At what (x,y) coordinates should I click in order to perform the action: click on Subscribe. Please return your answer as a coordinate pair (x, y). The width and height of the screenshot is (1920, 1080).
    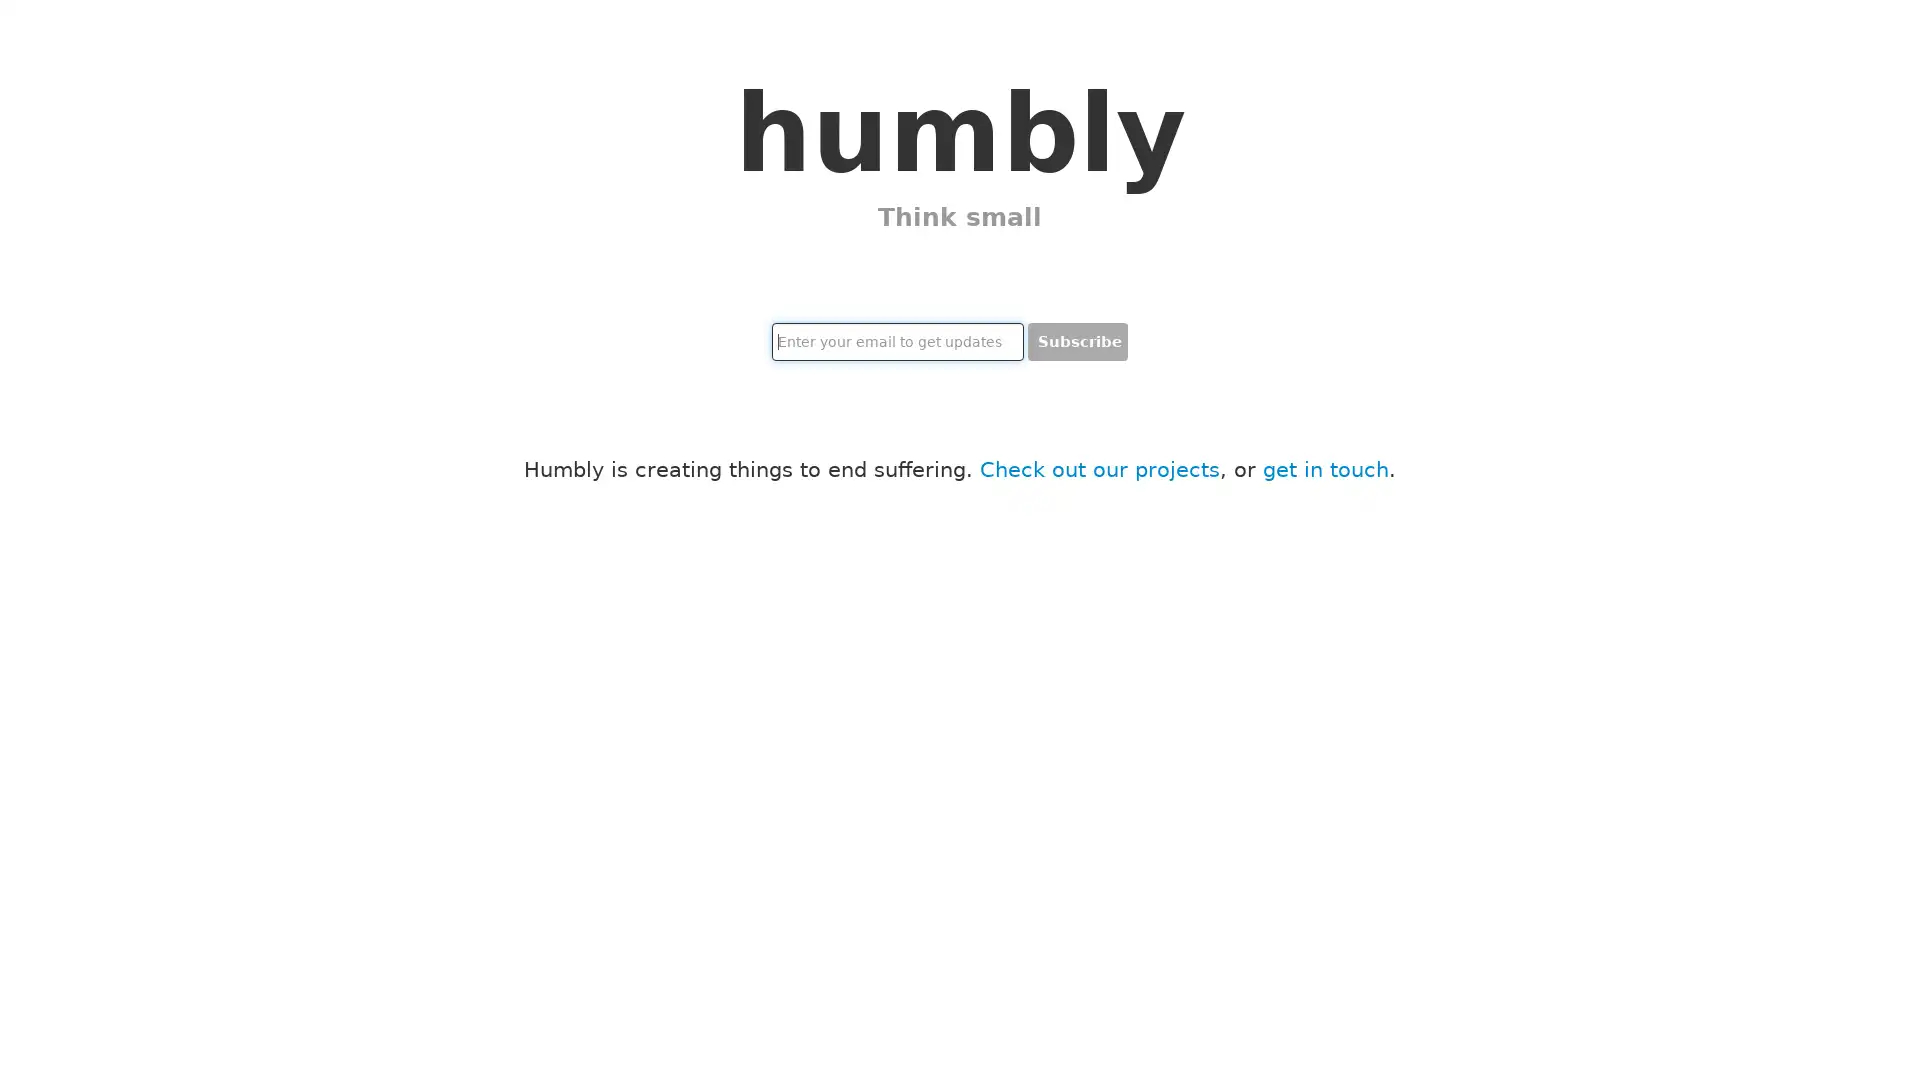
    Looking at the image, I should click on (1077, 341).